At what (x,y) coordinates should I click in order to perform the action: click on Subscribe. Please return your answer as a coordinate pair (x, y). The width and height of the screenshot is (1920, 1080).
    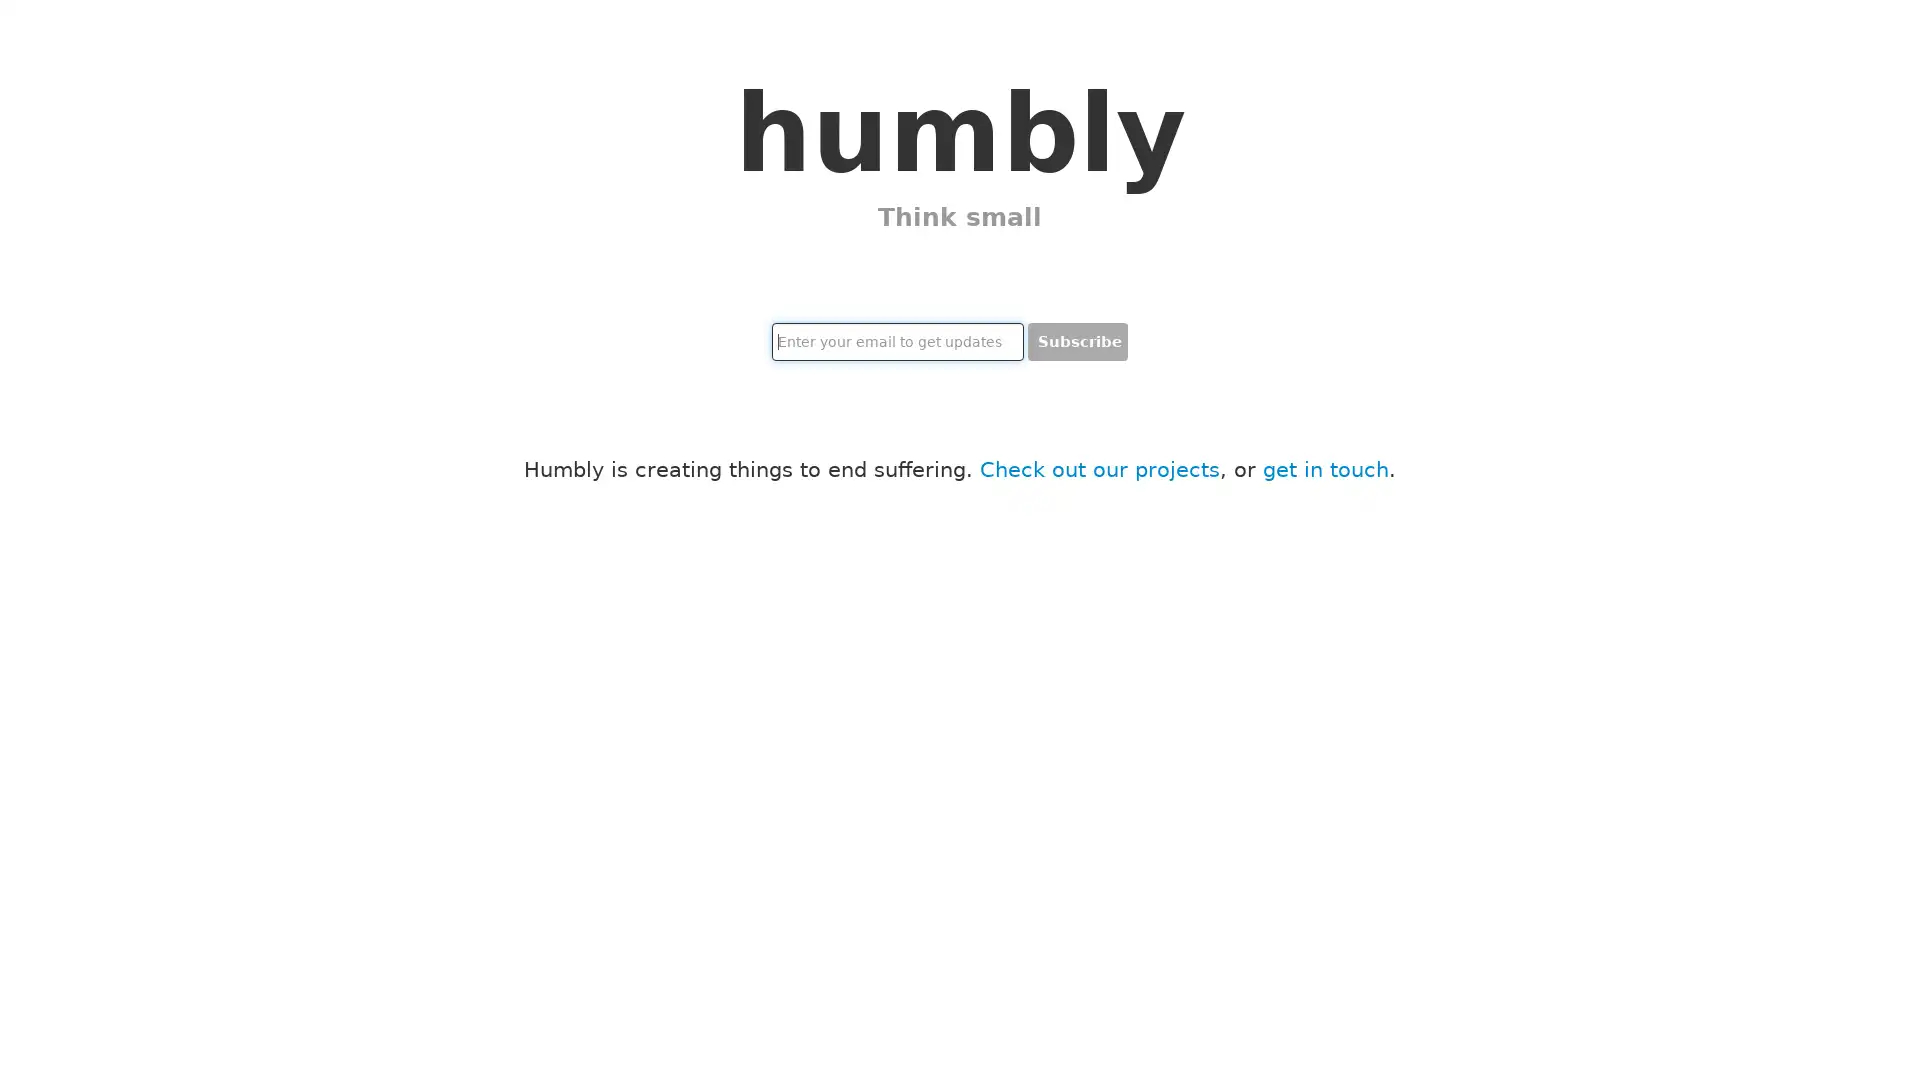
    Looking at the image, I should click on (1077, 341).